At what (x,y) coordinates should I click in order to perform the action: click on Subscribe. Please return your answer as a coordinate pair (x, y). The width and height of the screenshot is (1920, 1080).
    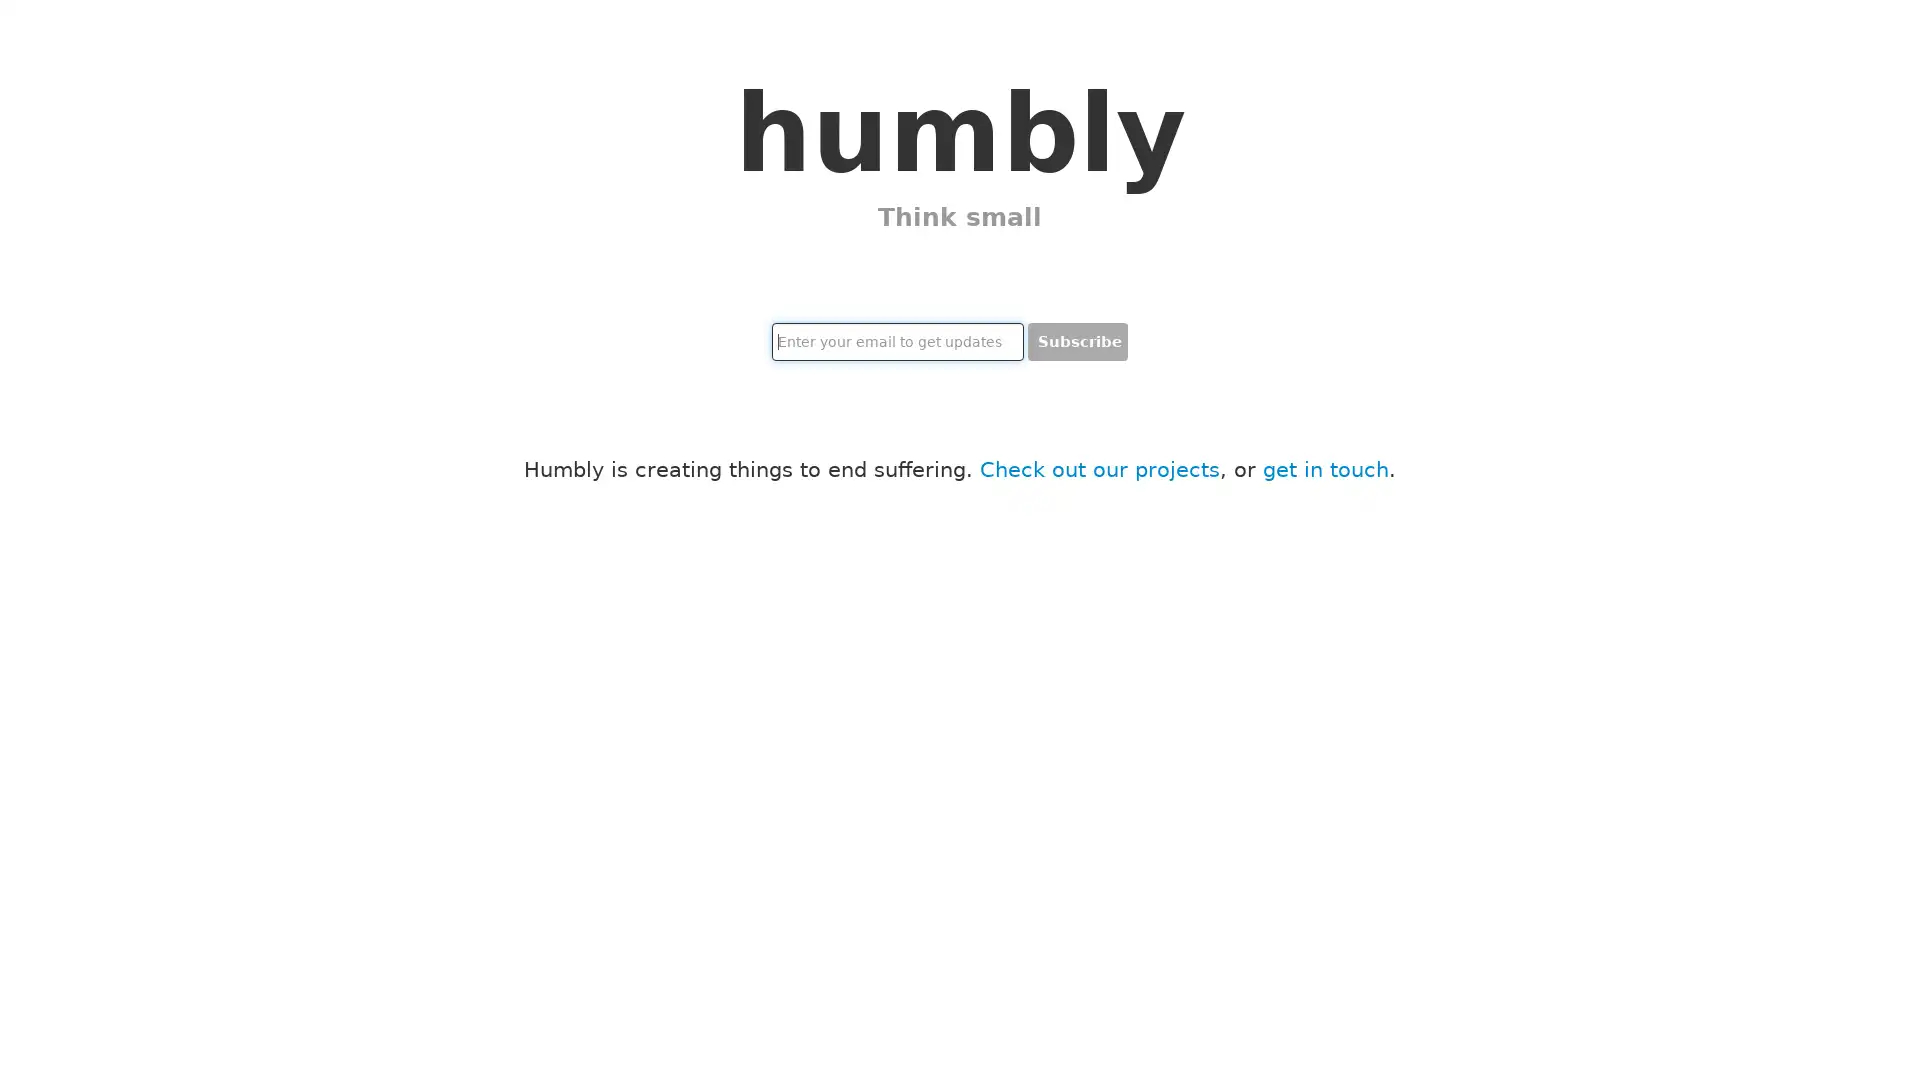
    Looking at the image, I should click on (1077, 341).